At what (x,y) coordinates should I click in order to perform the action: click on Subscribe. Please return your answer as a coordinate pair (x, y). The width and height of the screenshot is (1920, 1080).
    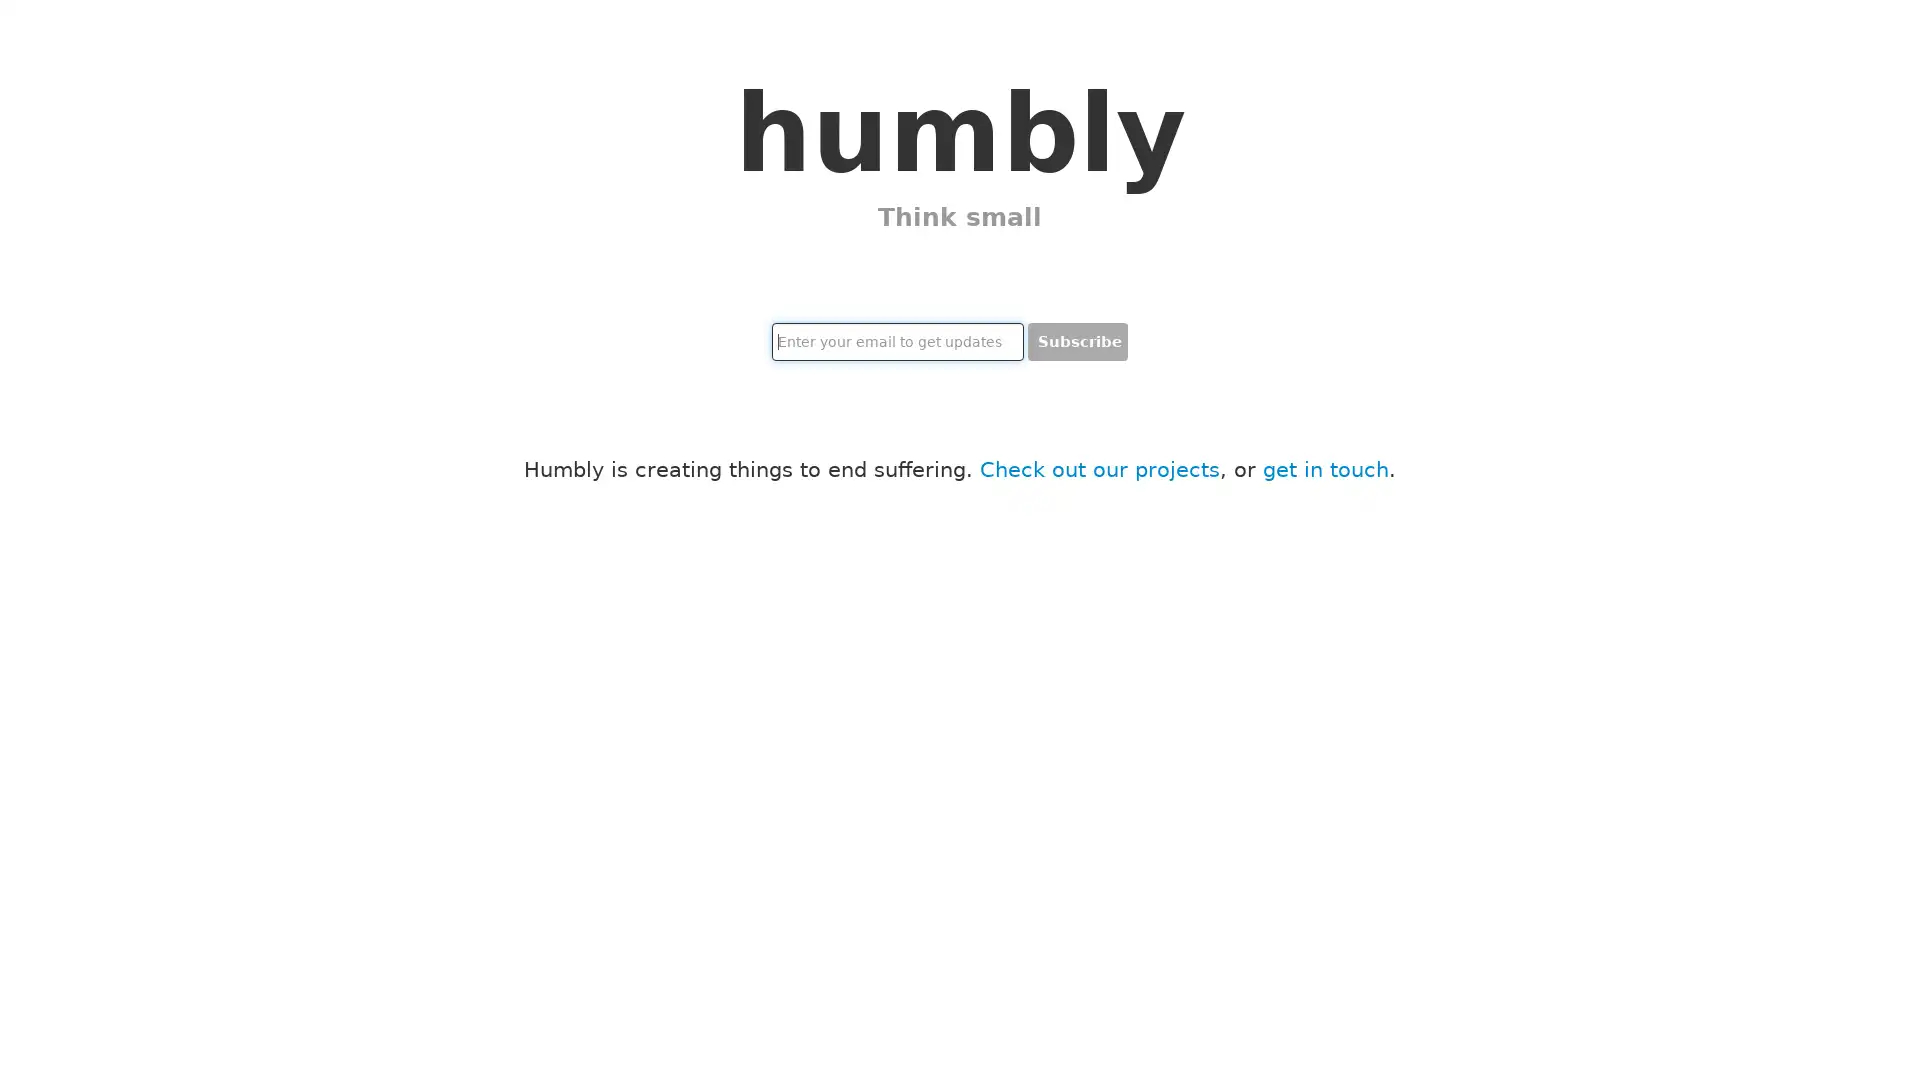
    Looking at the image, I should click on (1077, 341).